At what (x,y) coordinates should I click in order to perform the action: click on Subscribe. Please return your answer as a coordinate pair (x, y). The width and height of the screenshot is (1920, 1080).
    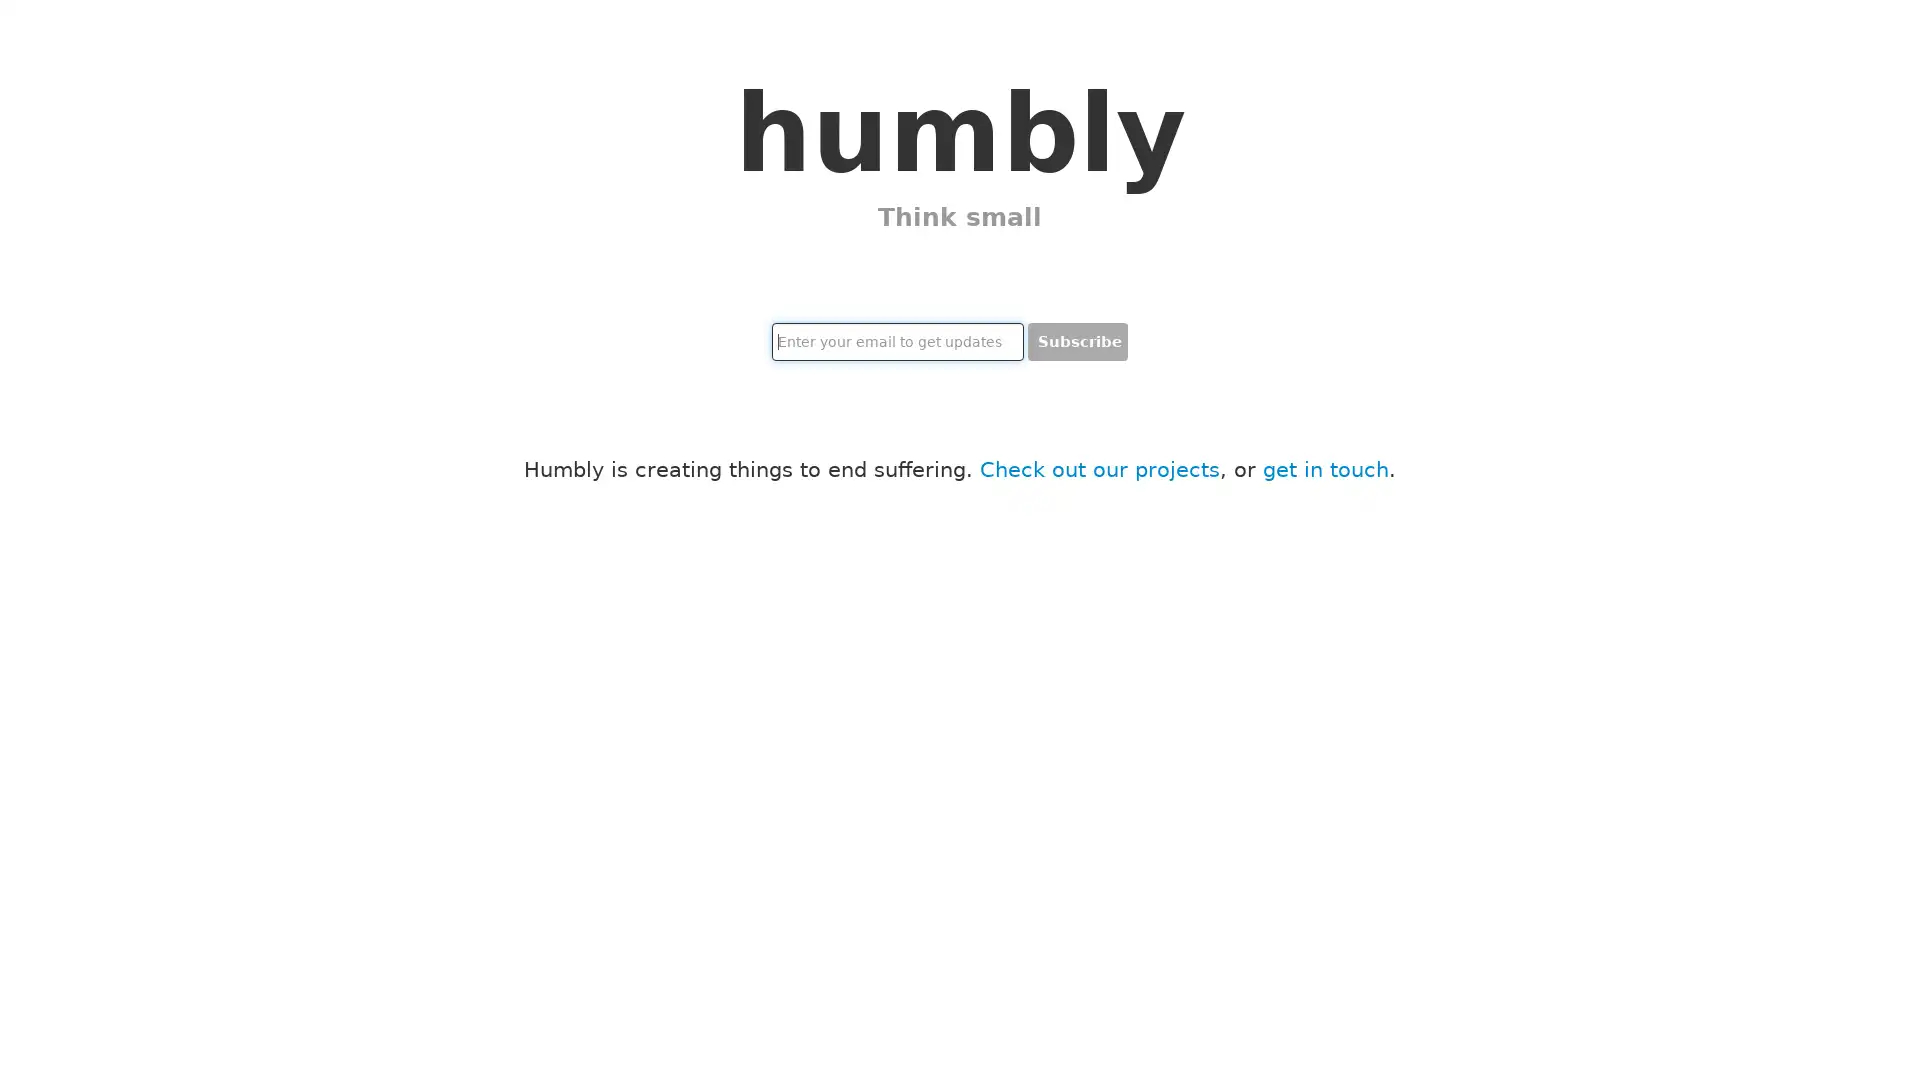
    Looking at the image, I should click on (1077, 341).